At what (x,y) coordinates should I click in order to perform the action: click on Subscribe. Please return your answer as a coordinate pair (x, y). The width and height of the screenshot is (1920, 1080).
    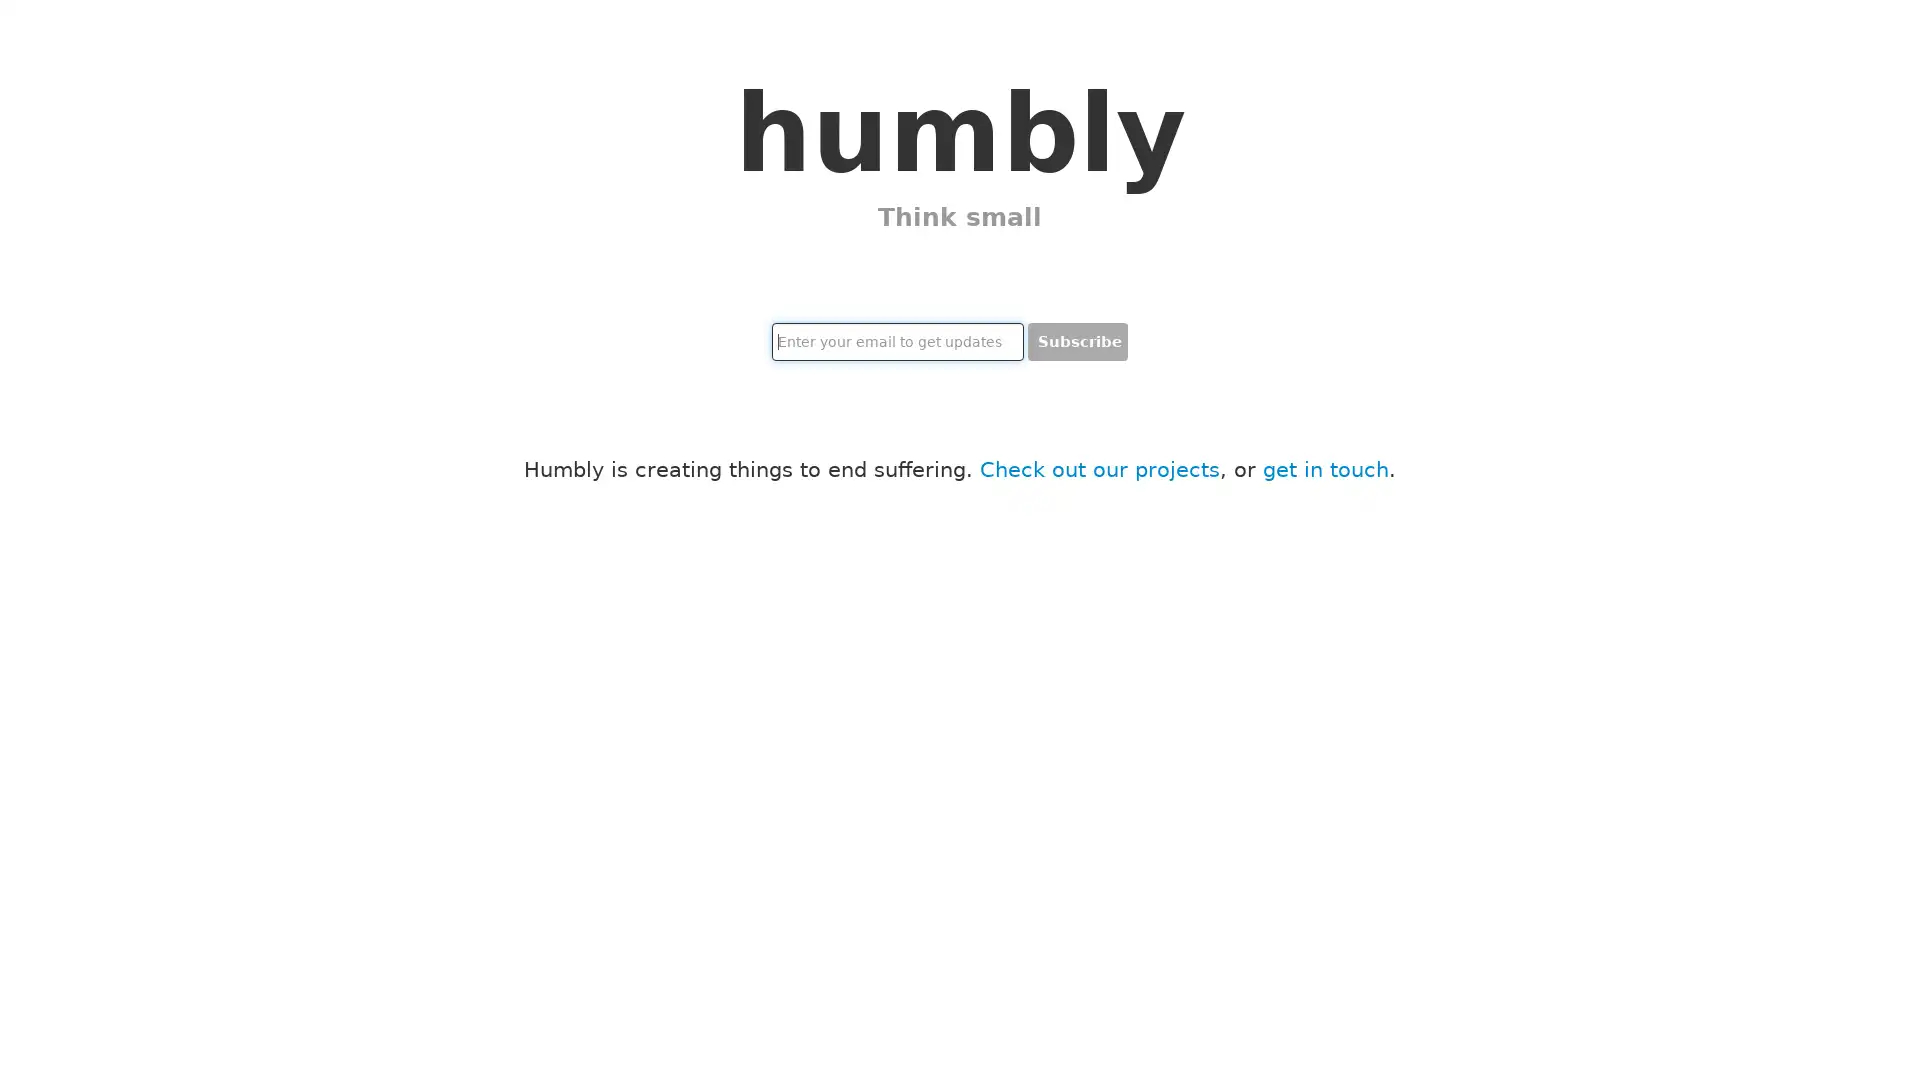
    Looking at the image, I should click on (1077, 341).